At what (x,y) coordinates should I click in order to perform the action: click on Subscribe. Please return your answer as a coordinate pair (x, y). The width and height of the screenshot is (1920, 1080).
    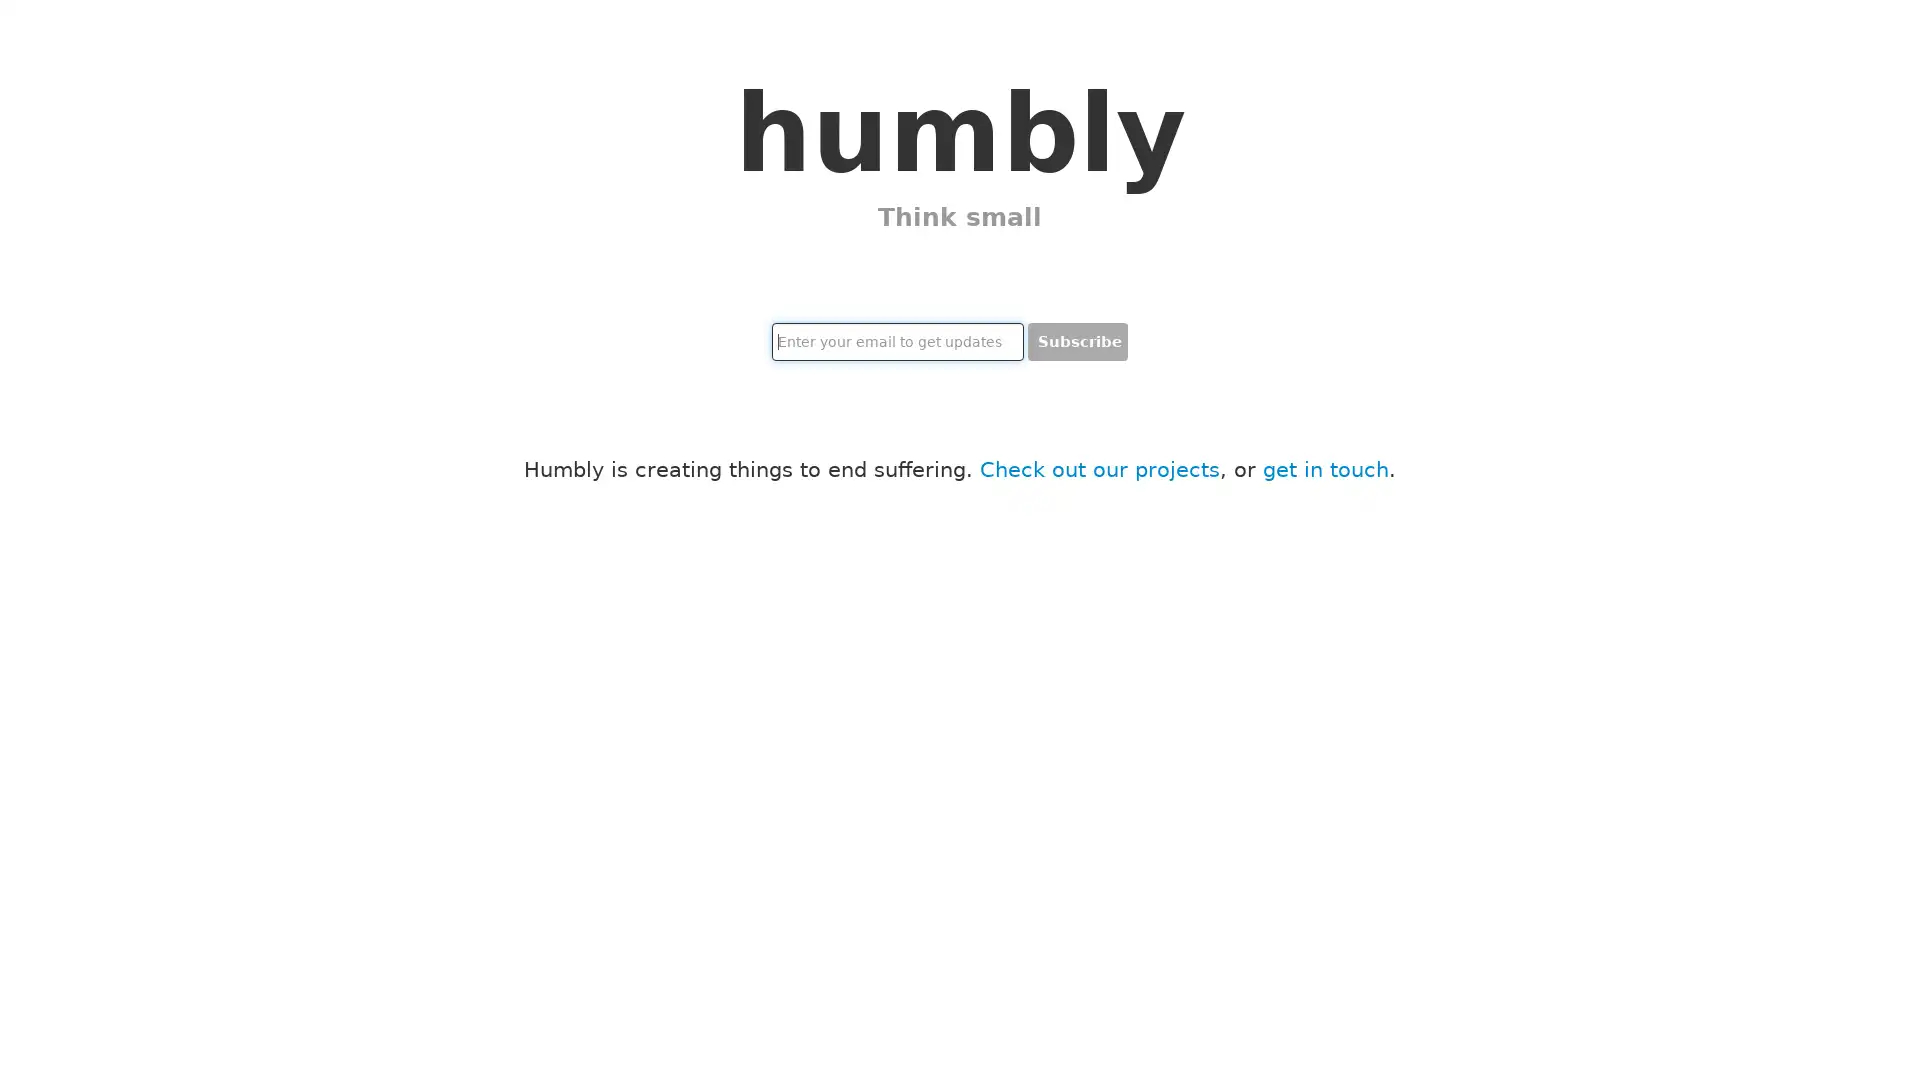
    Looking at the image, I should click on (1077, 341).